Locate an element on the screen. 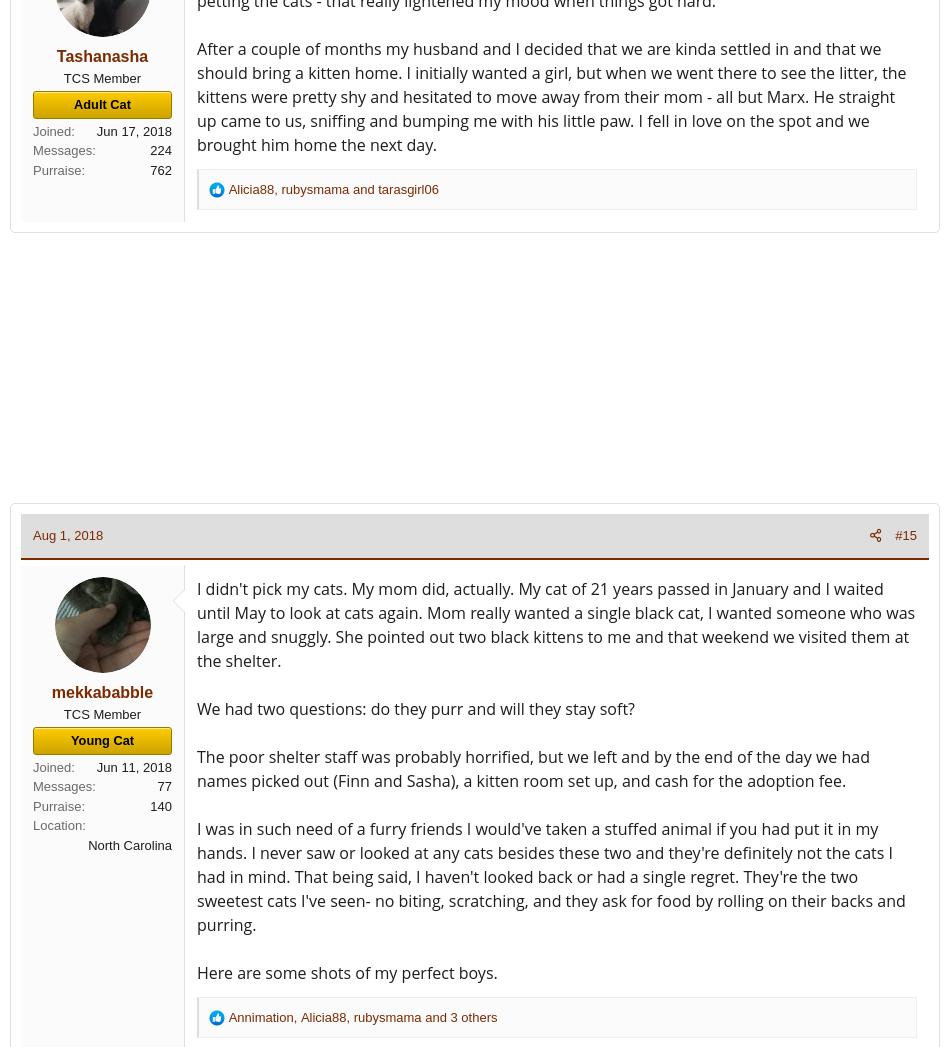 The height and width of the screenshot is (1047, 950). 'I didn't pick my cats. My mom did, actually. My cat of 21 years passed in January and I waited until May to look at cats again. Mom really wanted a single black cat, I wanted someone who was large and snuggly. She pointed out two black kittens to me and that weekend we visited them at the shelter.' is located at coordinates (556, 624).